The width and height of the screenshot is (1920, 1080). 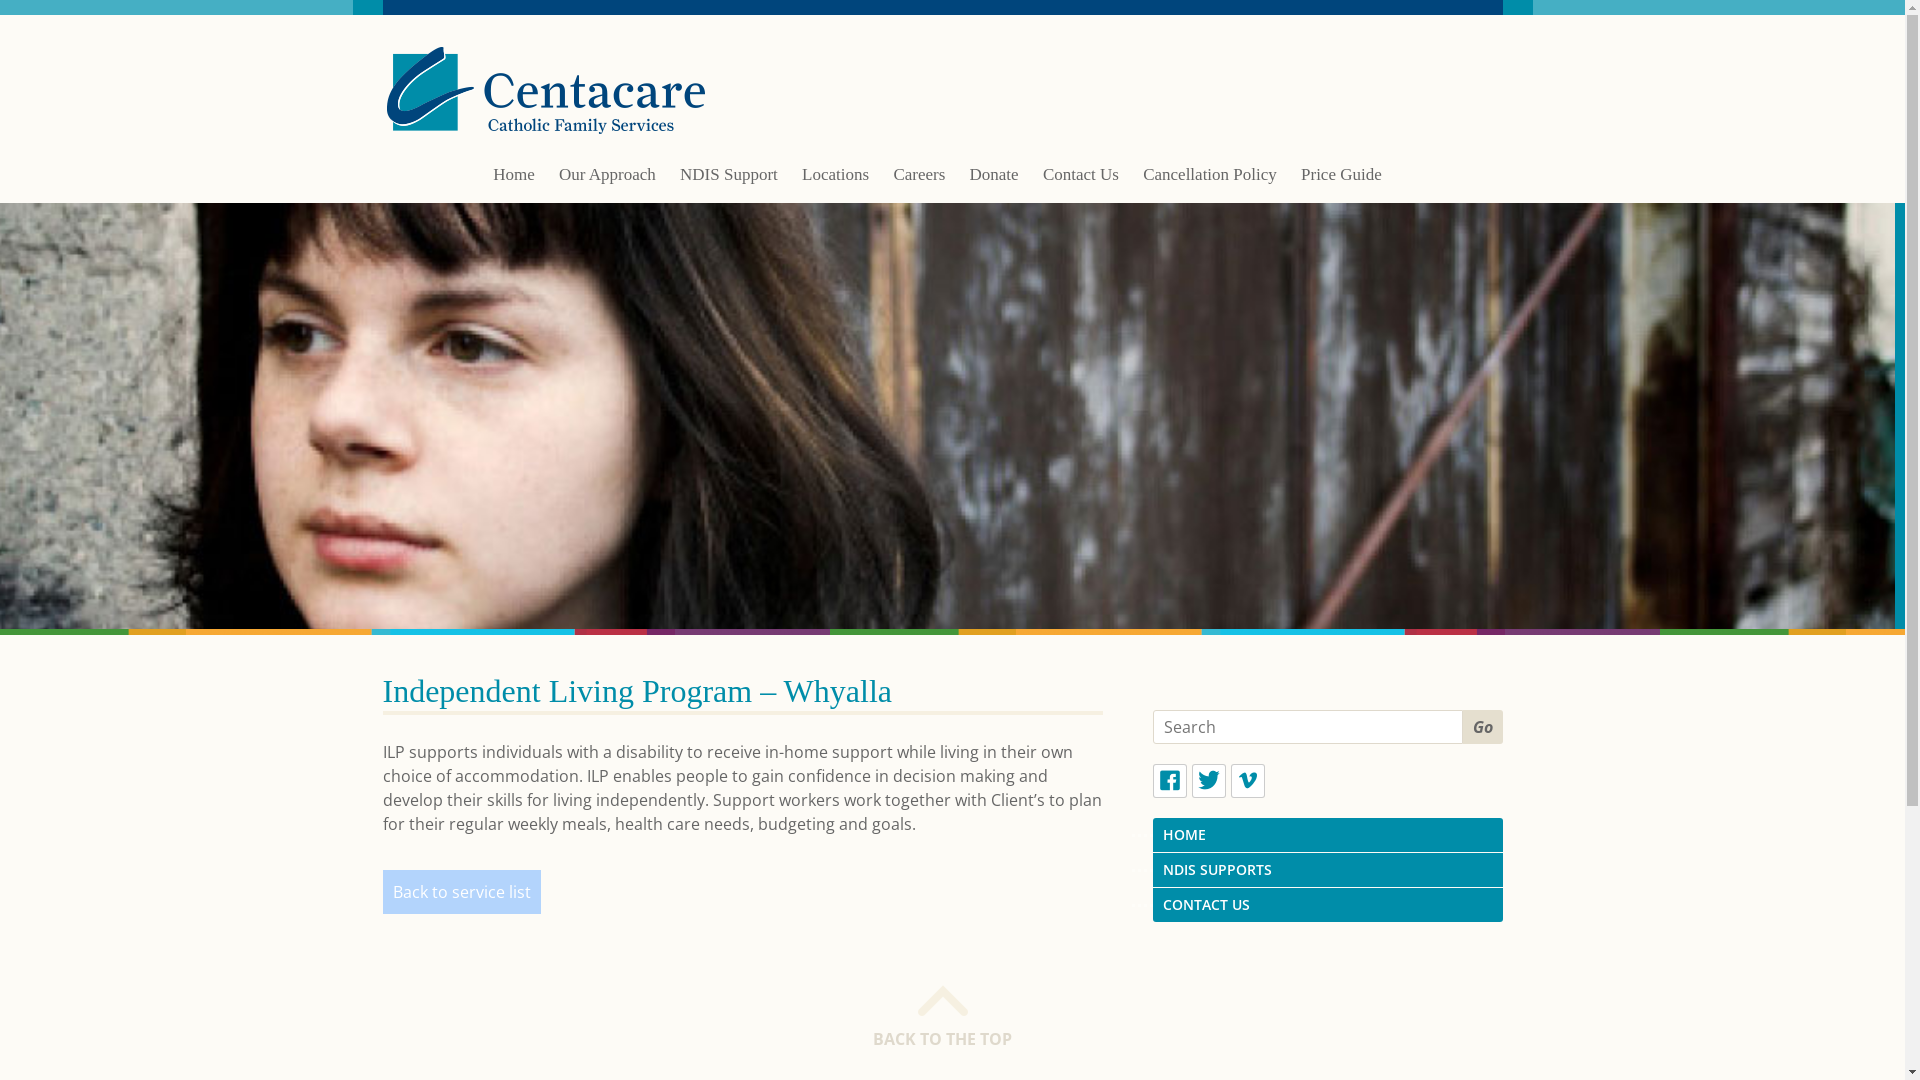 What do you see at coordinates (835, 184) in the screenshot?
I see `'Locations'` at bounding box center [835, 184].